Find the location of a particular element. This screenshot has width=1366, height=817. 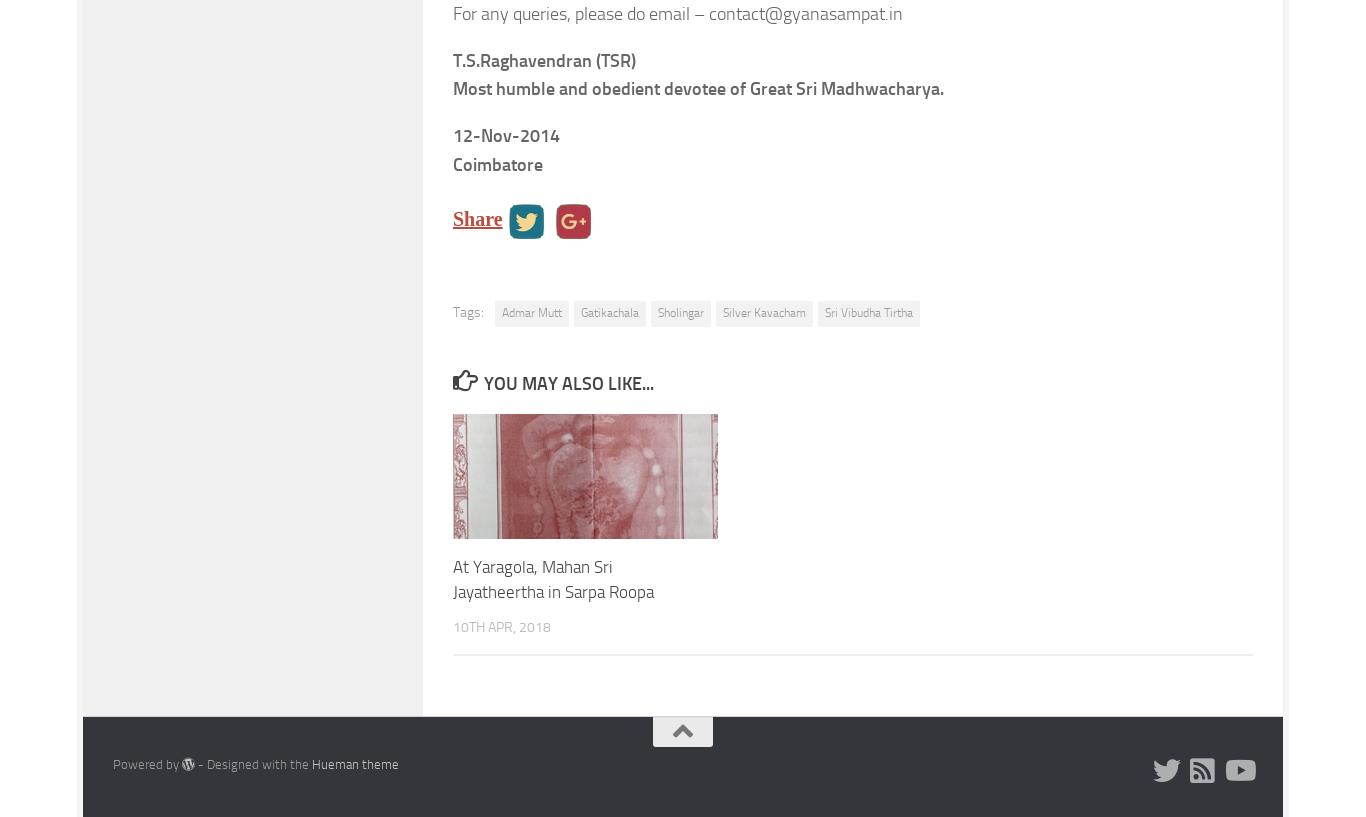

'Most humble and obedient devotee of Great Sri Madhwacharya.' is located at coordinates (698, 88).